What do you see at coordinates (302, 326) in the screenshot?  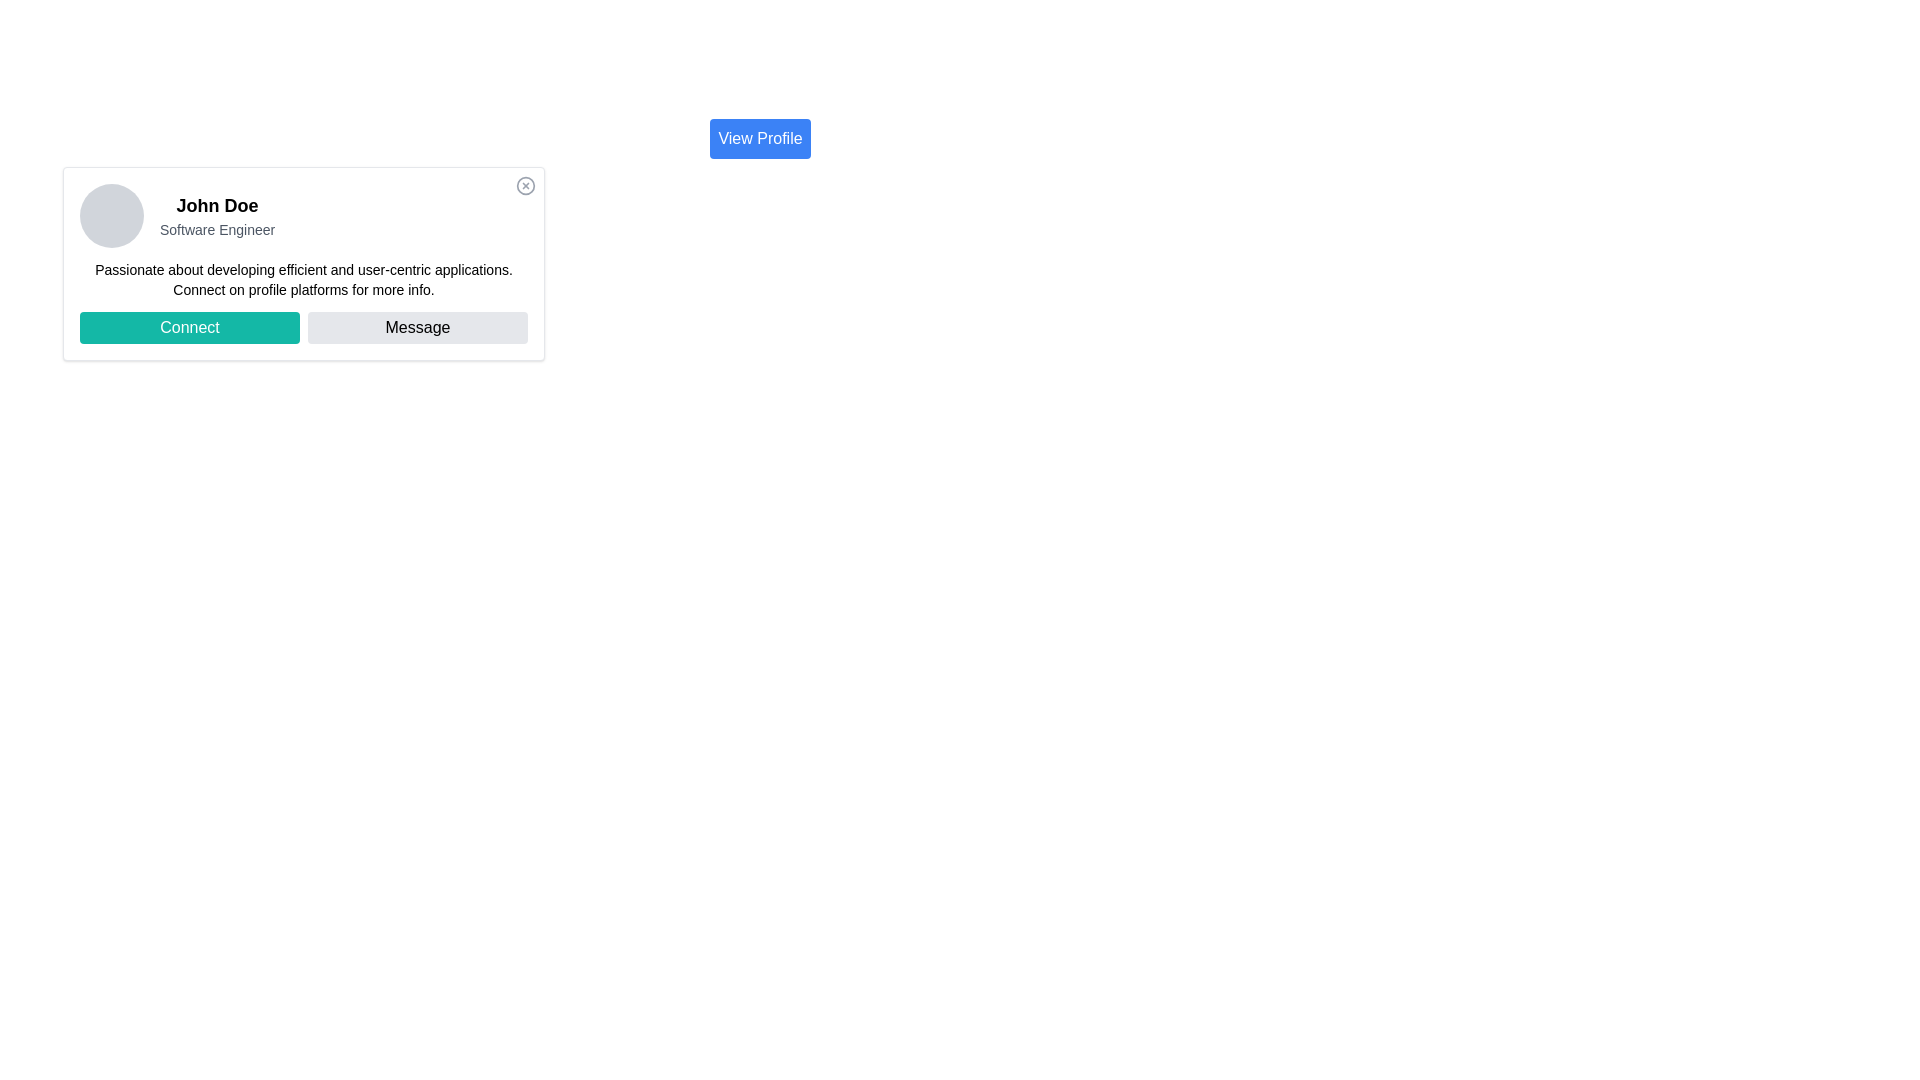 I see `the 'Connect' button located in the grouped button element below the user information card for 'John Doe', a Software Engineer` at bounding box center [302, 326].